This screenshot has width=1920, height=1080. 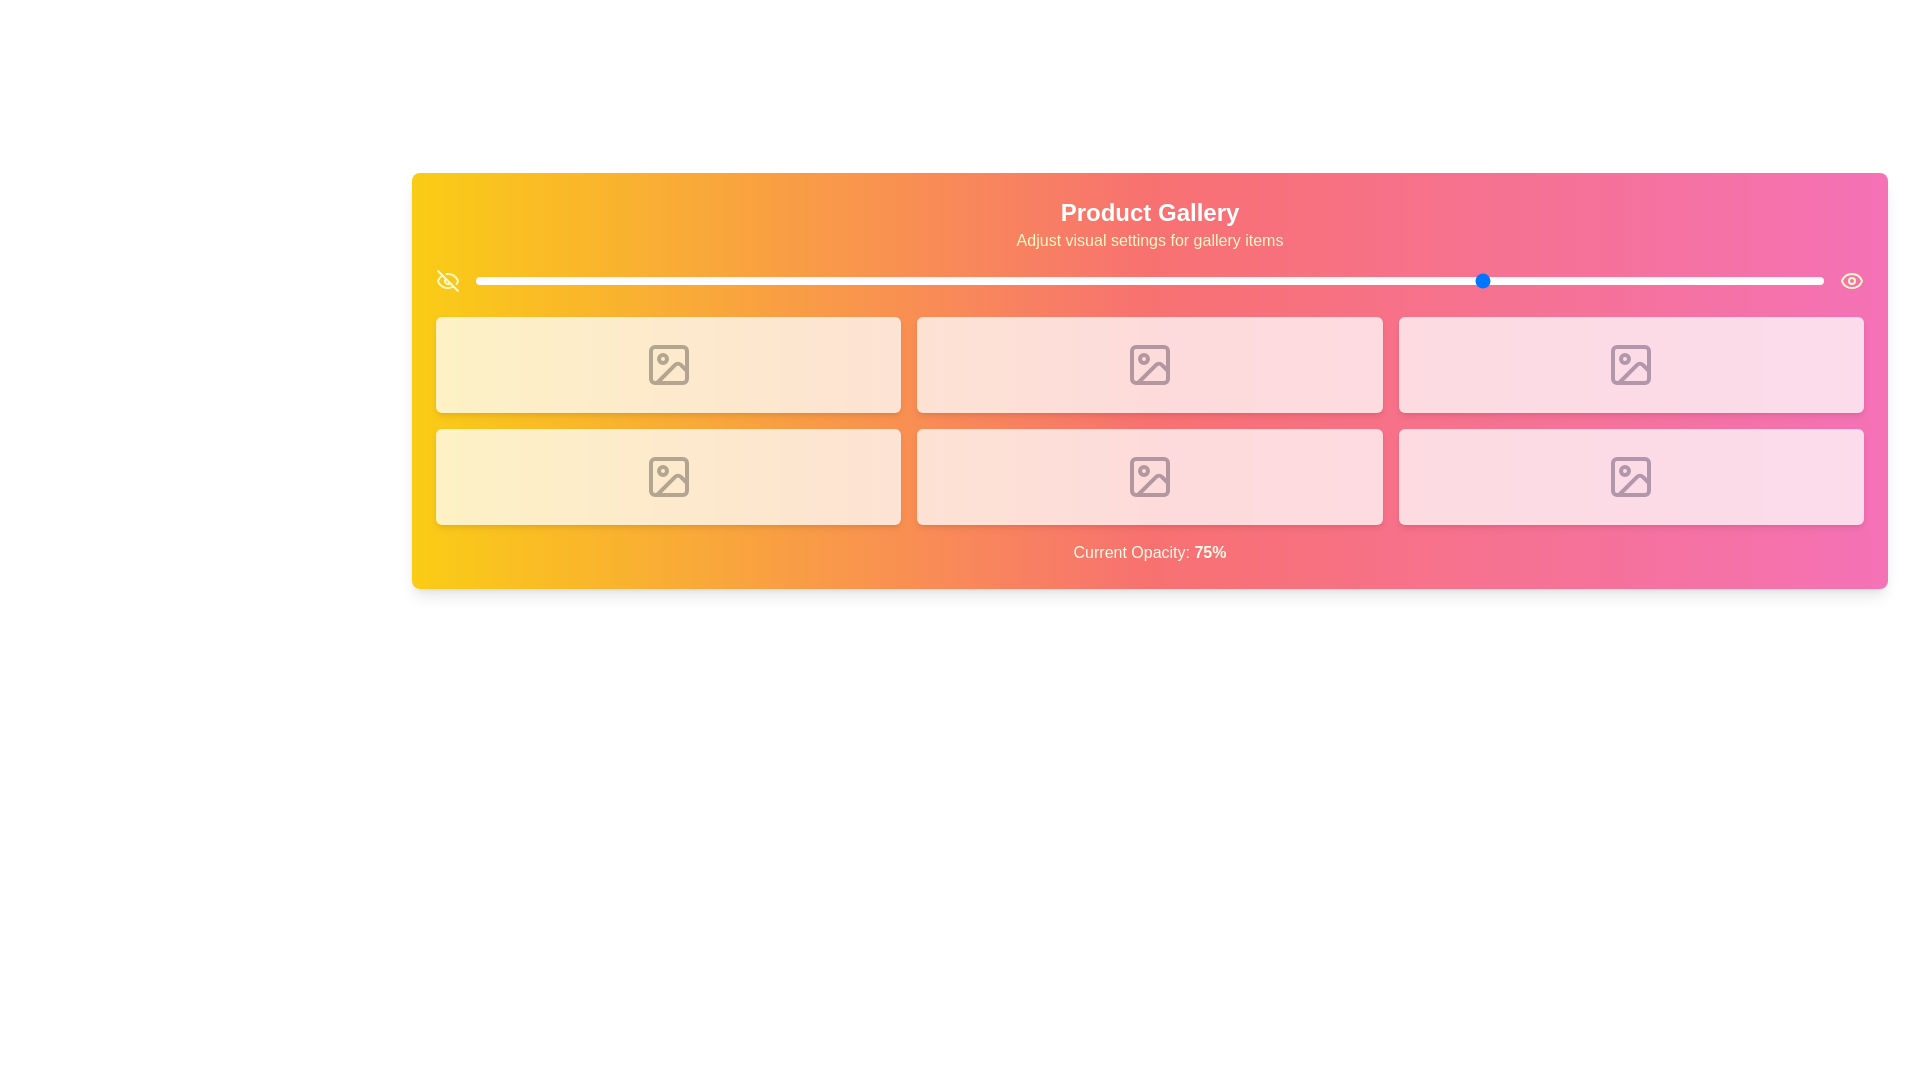 What do you see at coordinates (1459, 281) in the screenshot?
I see `the gallery opacity to 73% using the slider` at bounding box center [1459, 281].